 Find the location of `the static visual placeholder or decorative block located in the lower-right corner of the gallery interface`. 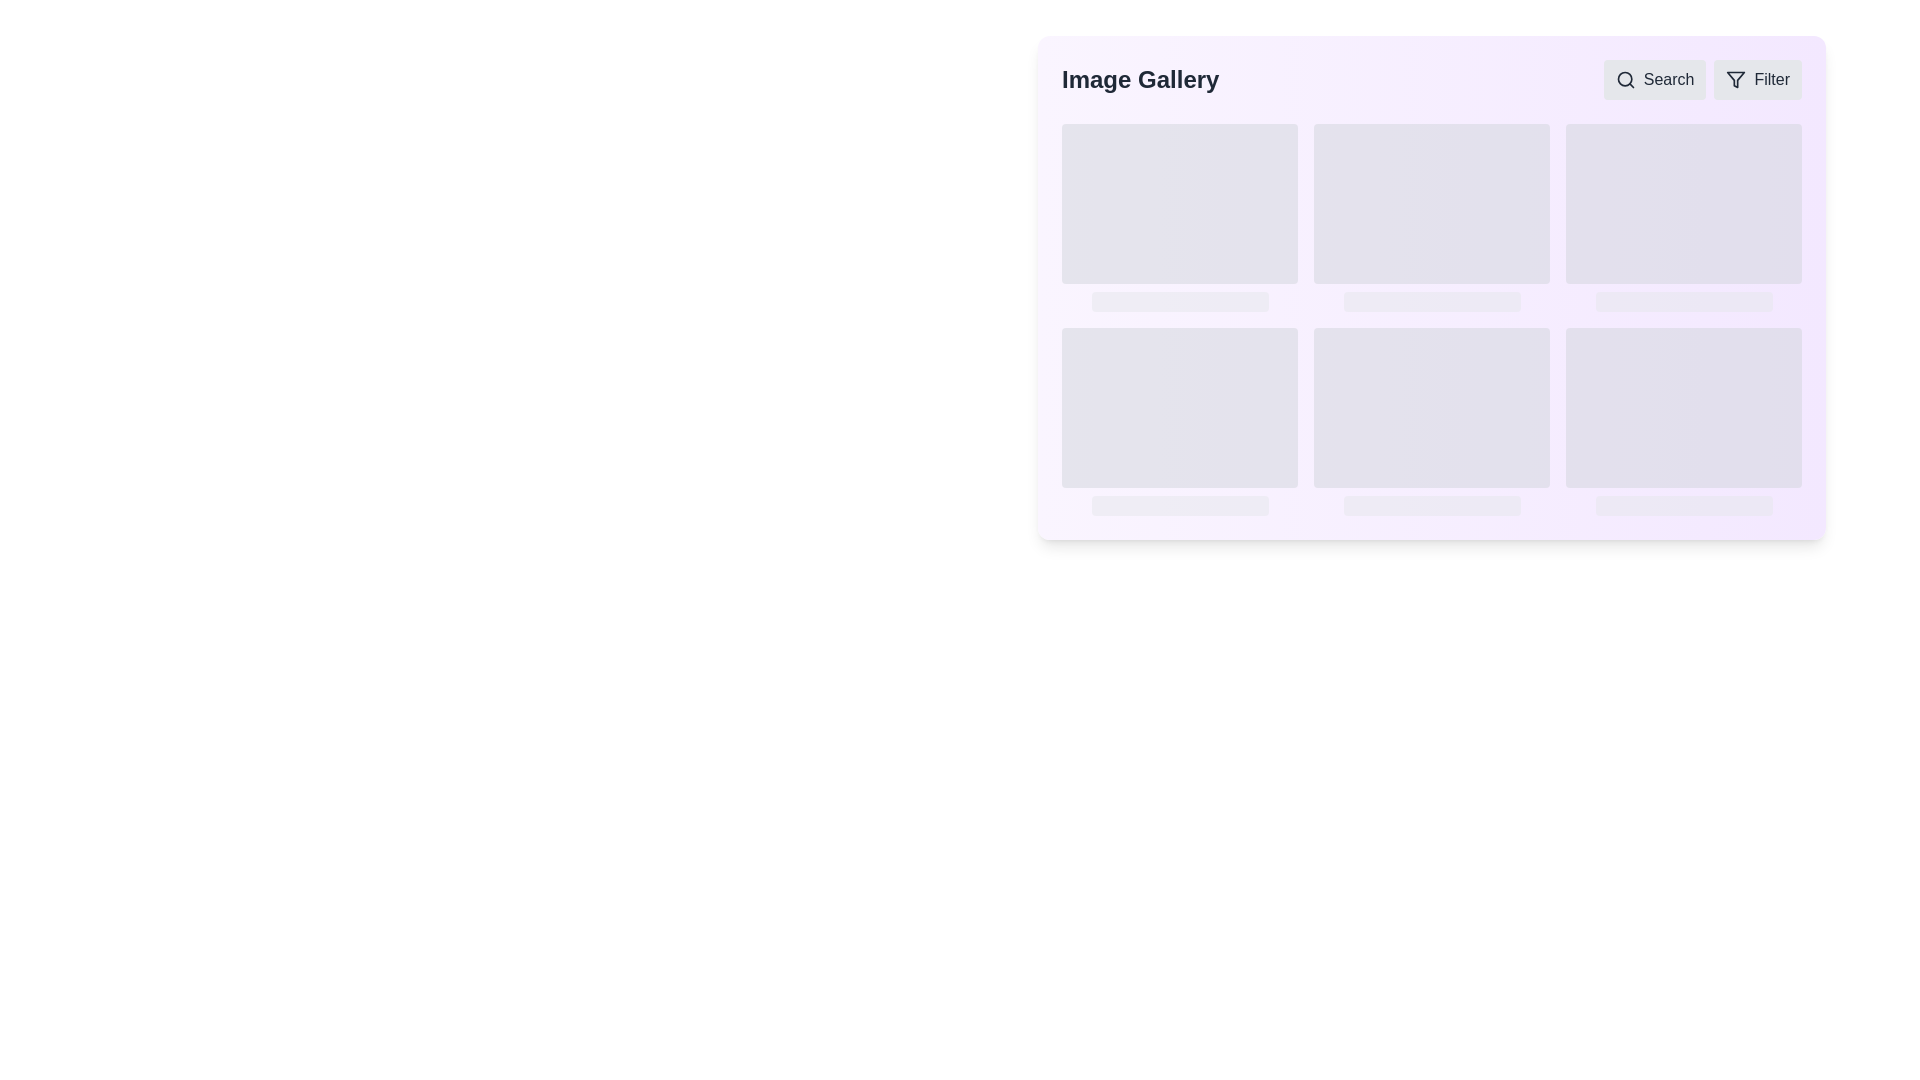

the static visual placeholder or decorative block located in the lower-right corner of the gallery interface is located at coordinates (1683, 407).